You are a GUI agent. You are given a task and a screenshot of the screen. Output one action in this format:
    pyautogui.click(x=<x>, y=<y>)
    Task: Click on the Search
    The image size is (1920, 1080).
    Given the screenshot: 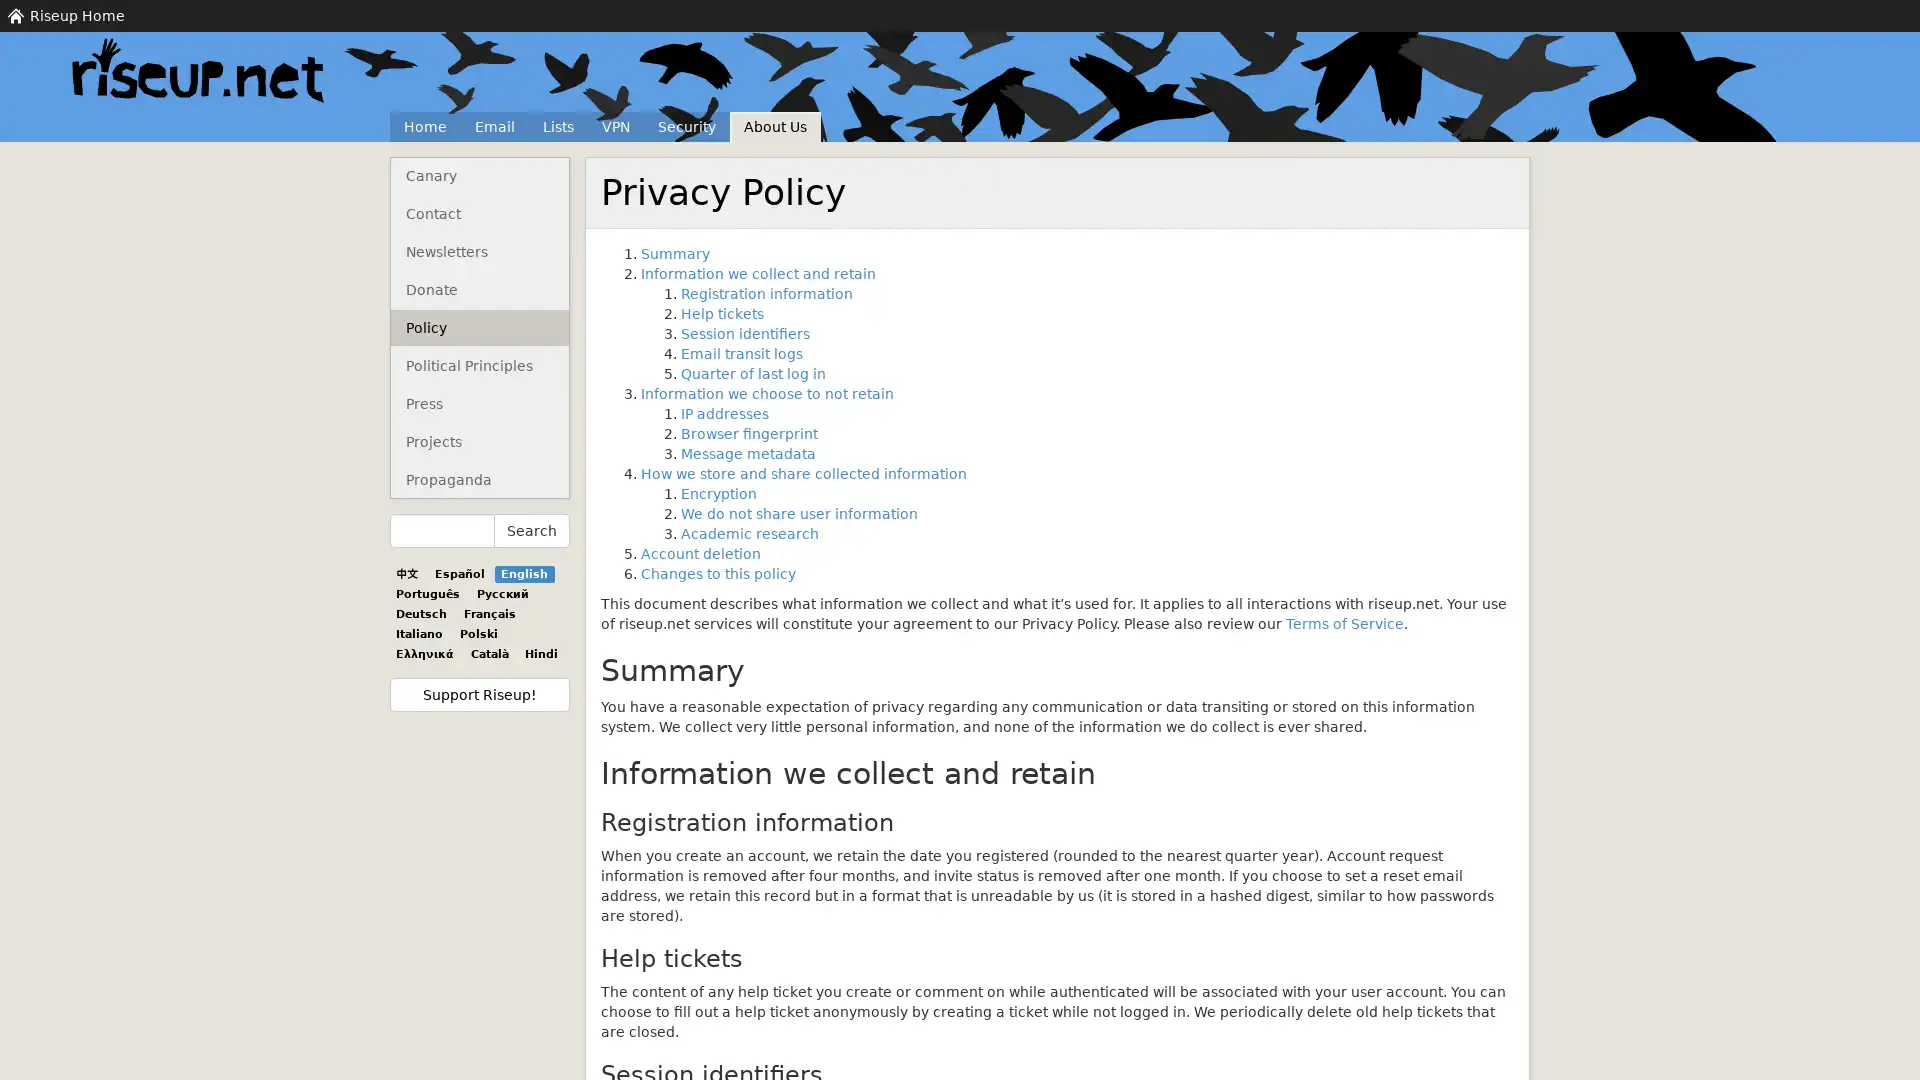 What is the action you would take?
    pyautogui.click(x=532, y=530)
    